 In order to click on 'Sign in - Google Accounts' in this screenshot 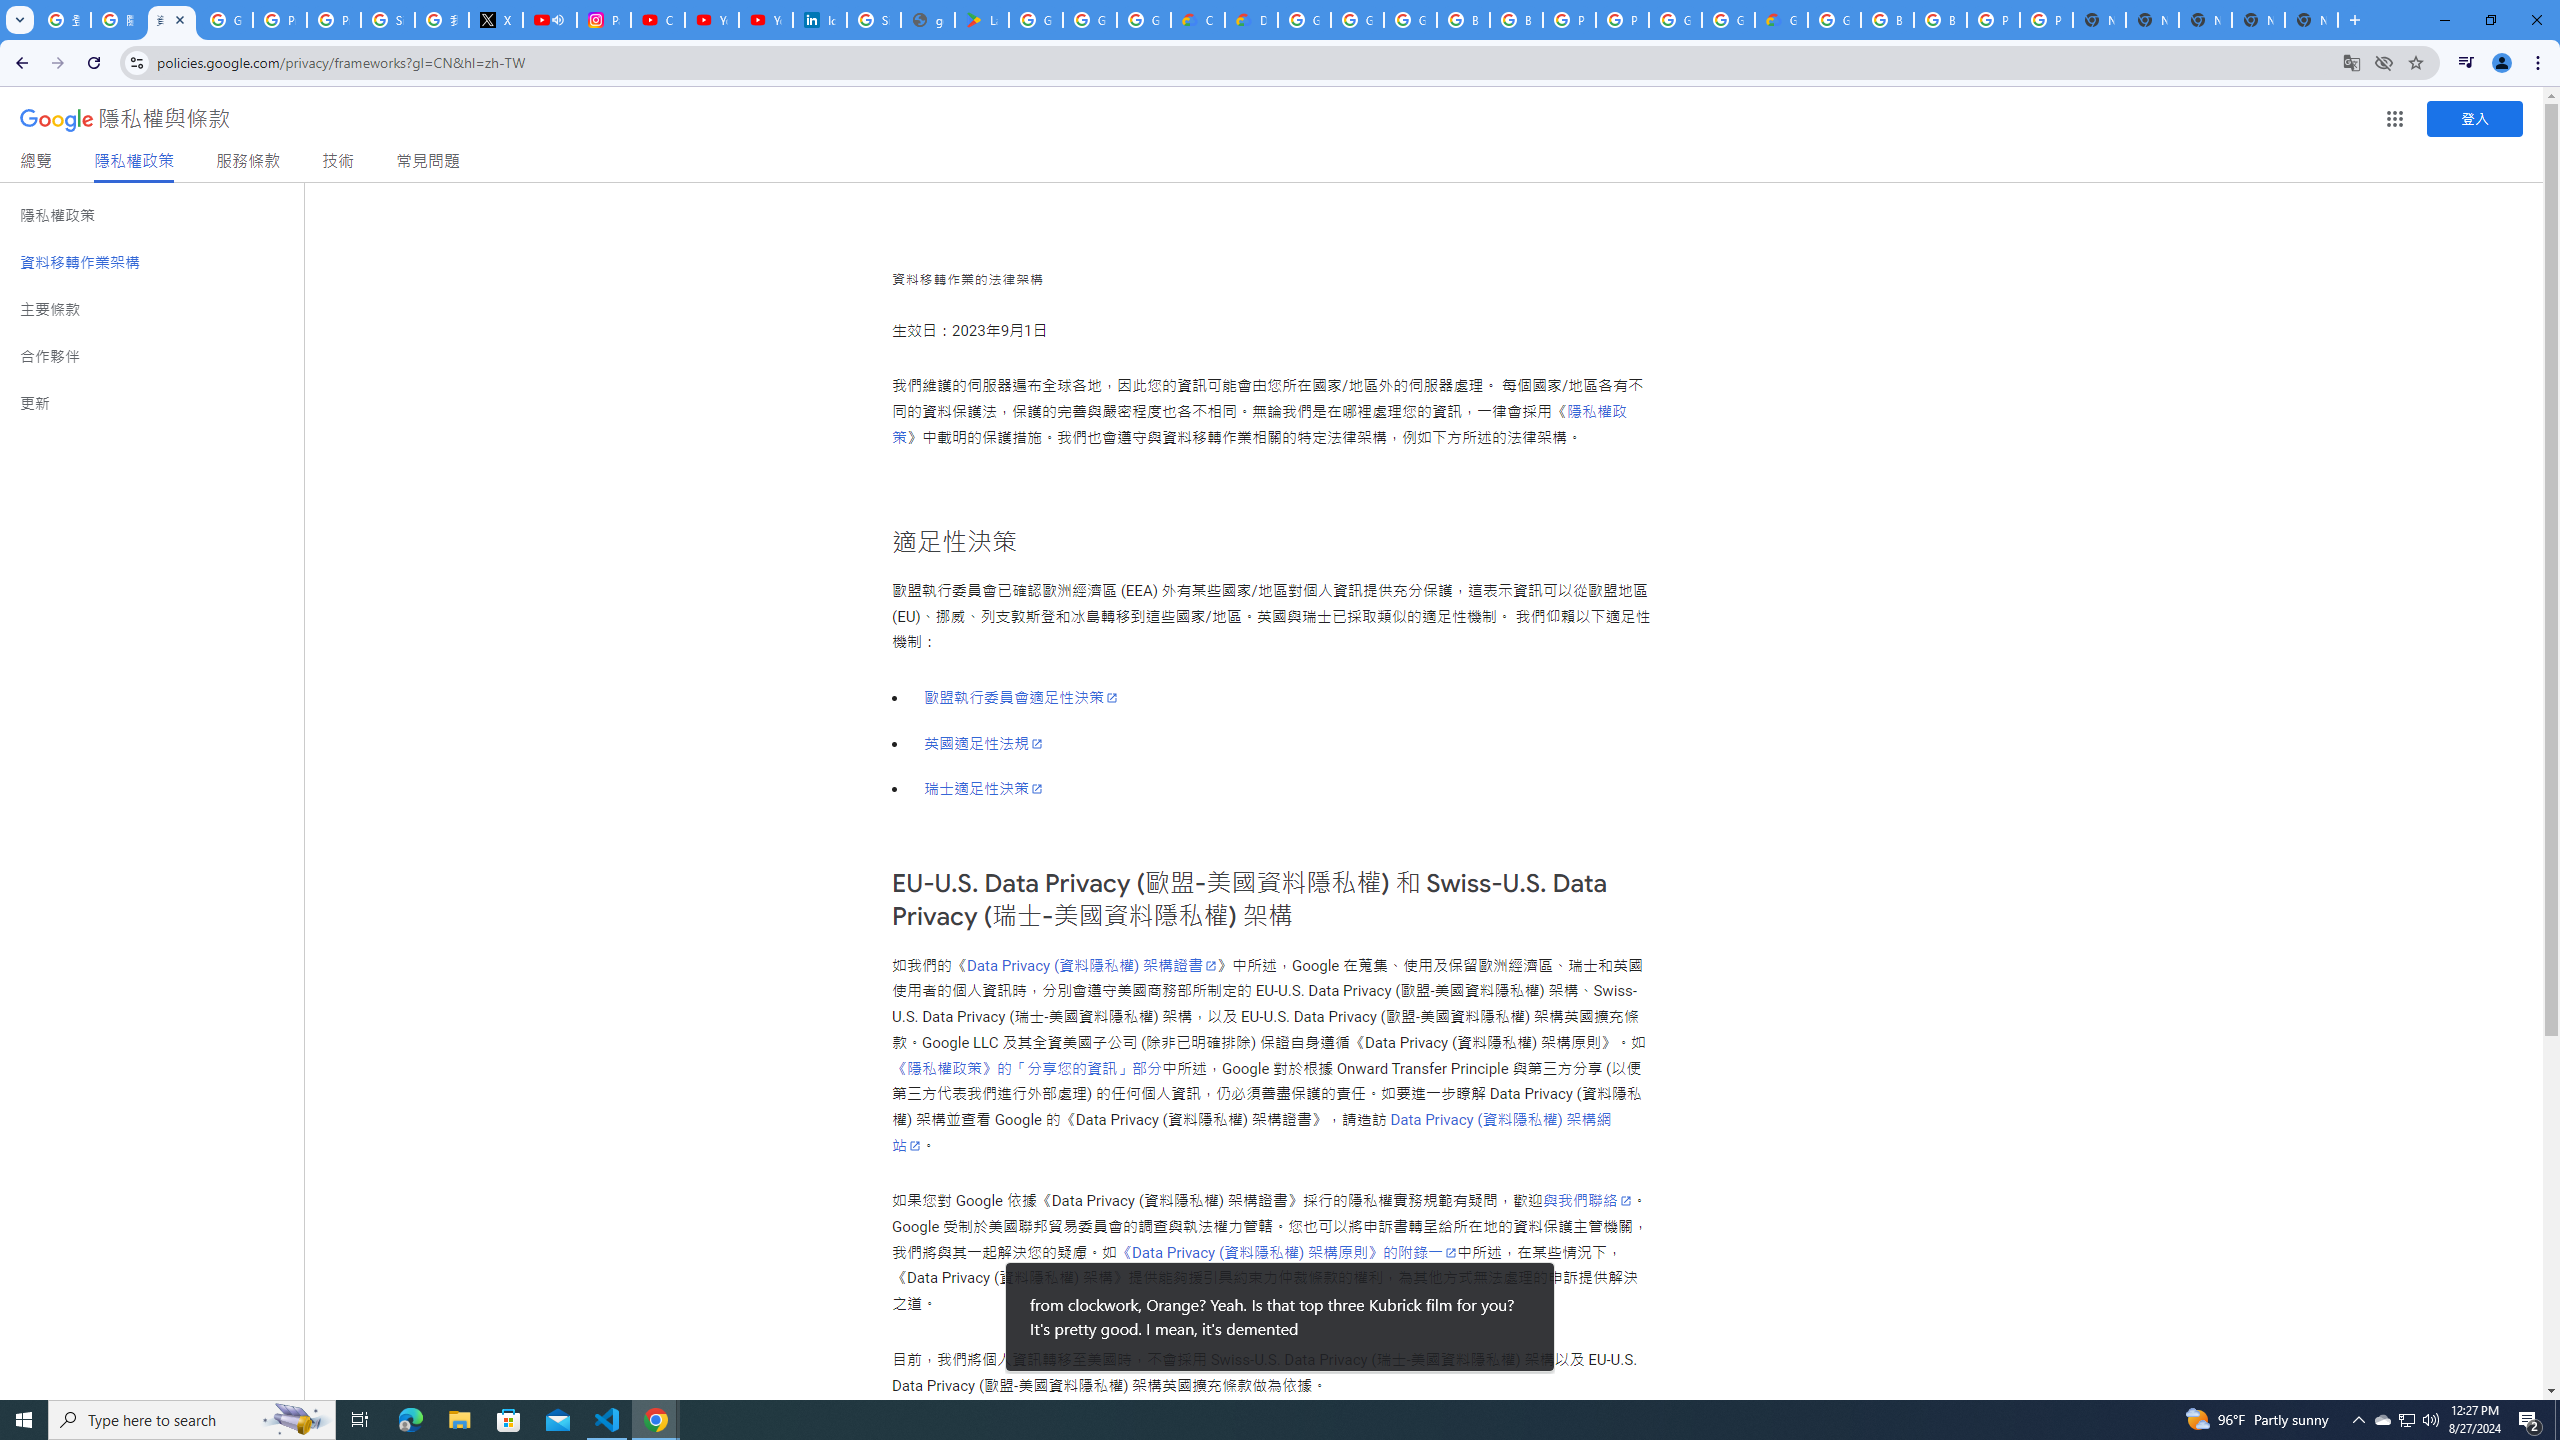, I will do `click(388, 19)`.